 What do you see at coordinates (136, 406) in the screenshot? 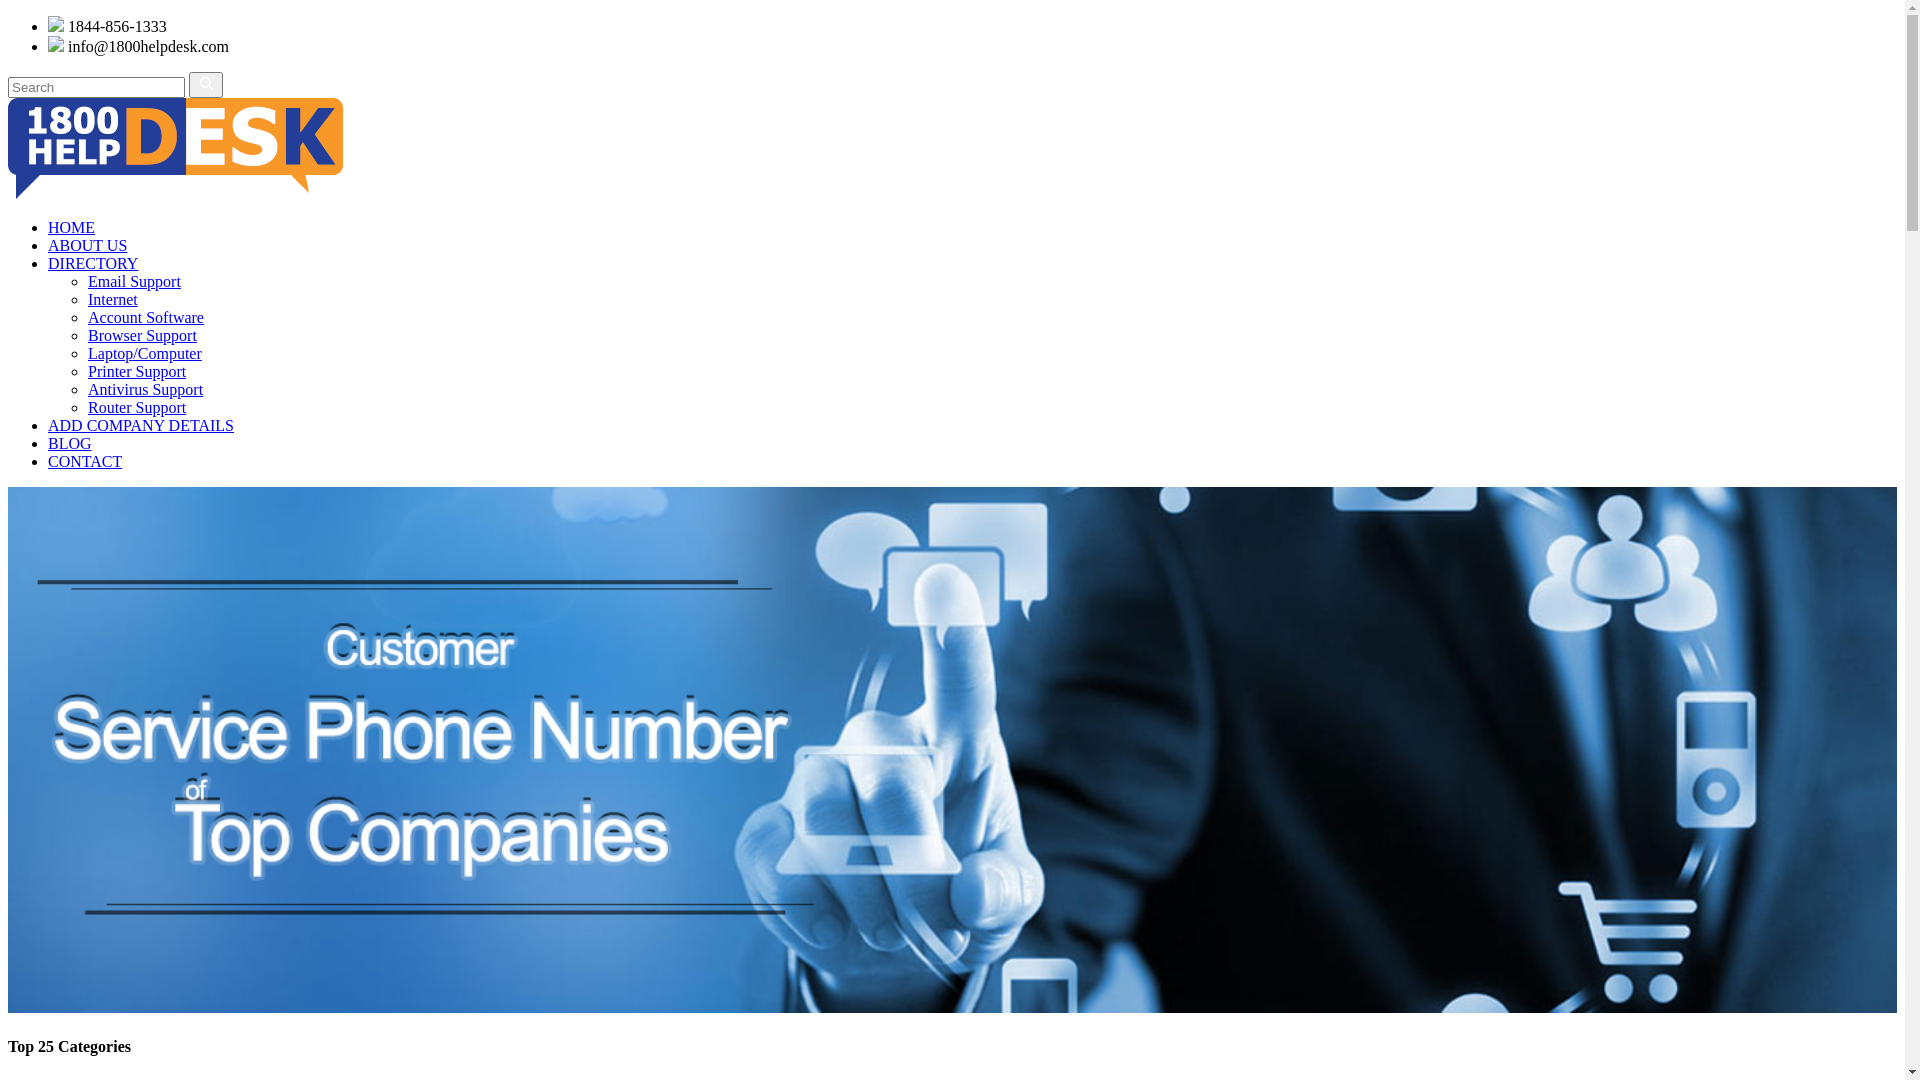
I see `'Router Support'` at bounding box center [136, 406].